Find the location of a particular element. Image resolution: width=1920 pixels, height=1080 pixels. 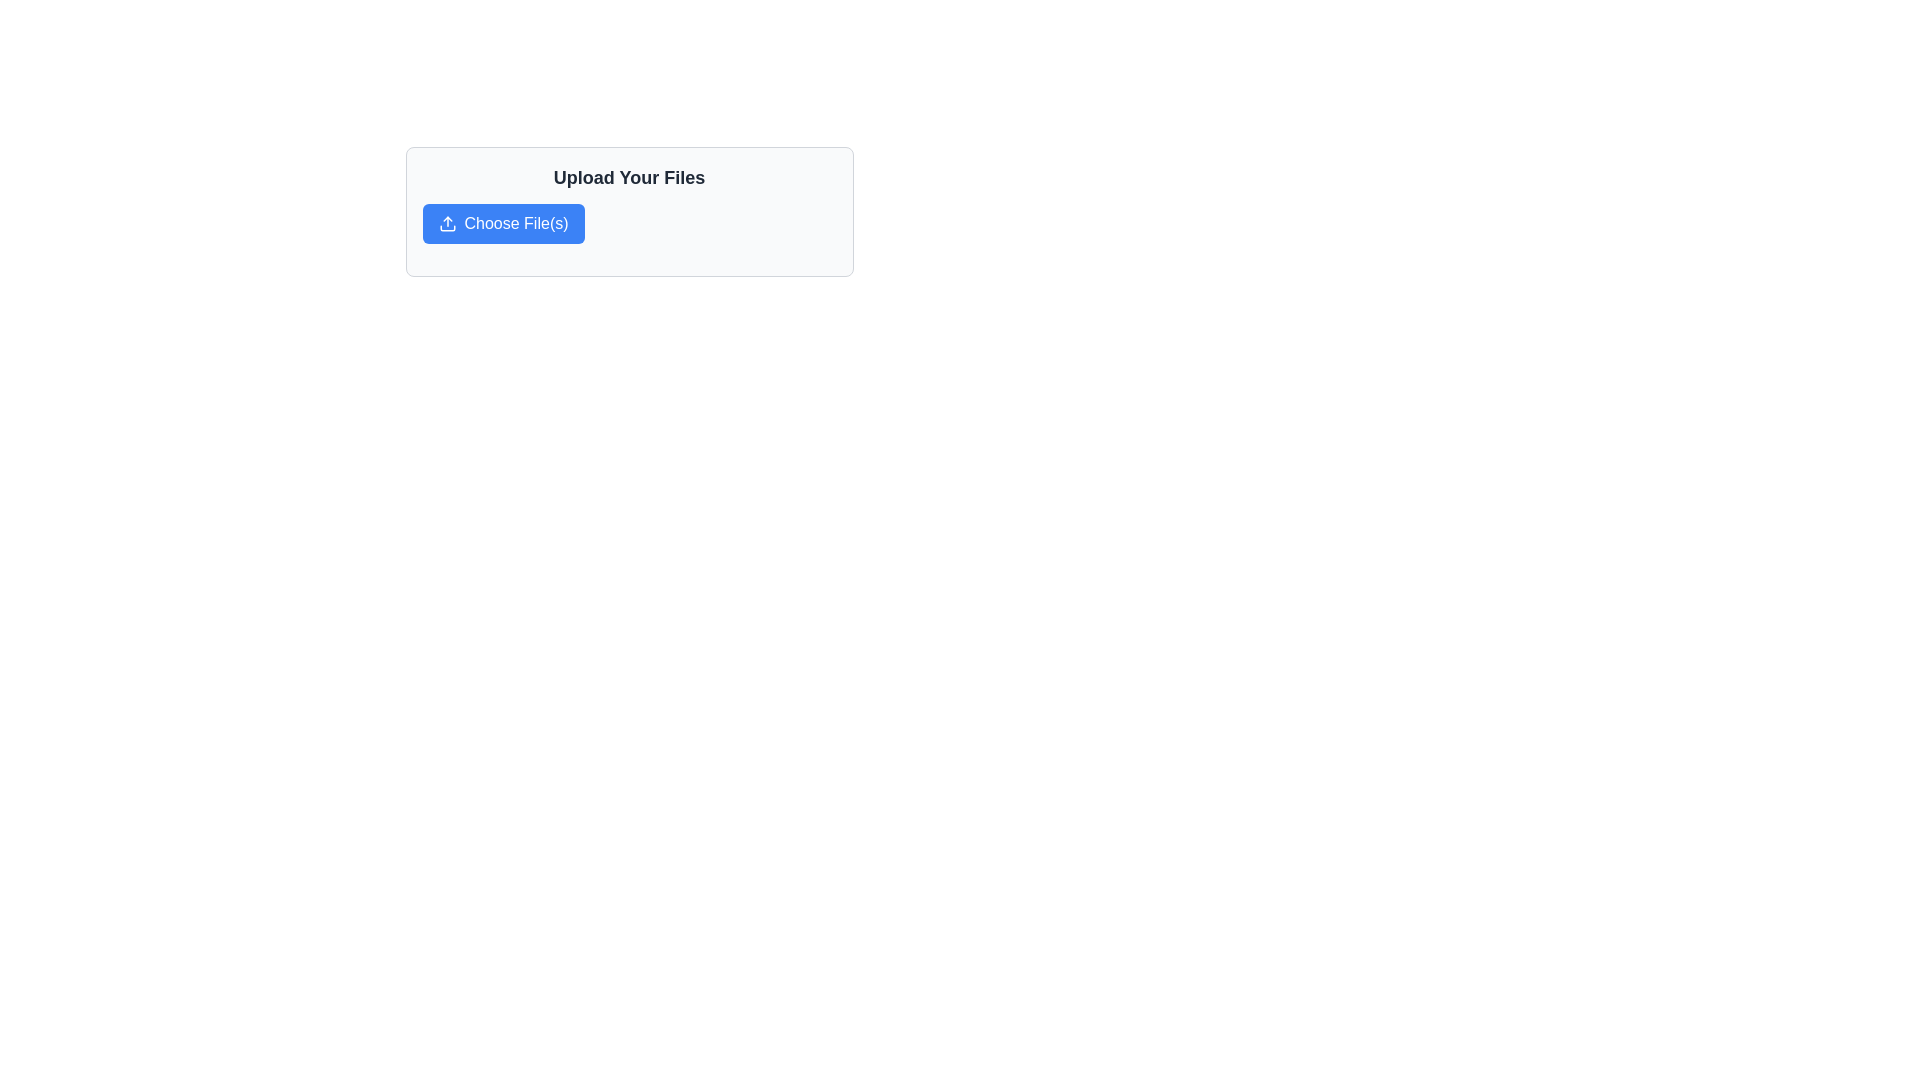

the label that indicates the functionality to choose files for uploading, which is centered within a blue button in the 'Upload Your Files' panel is located at coordinates (516, 223).